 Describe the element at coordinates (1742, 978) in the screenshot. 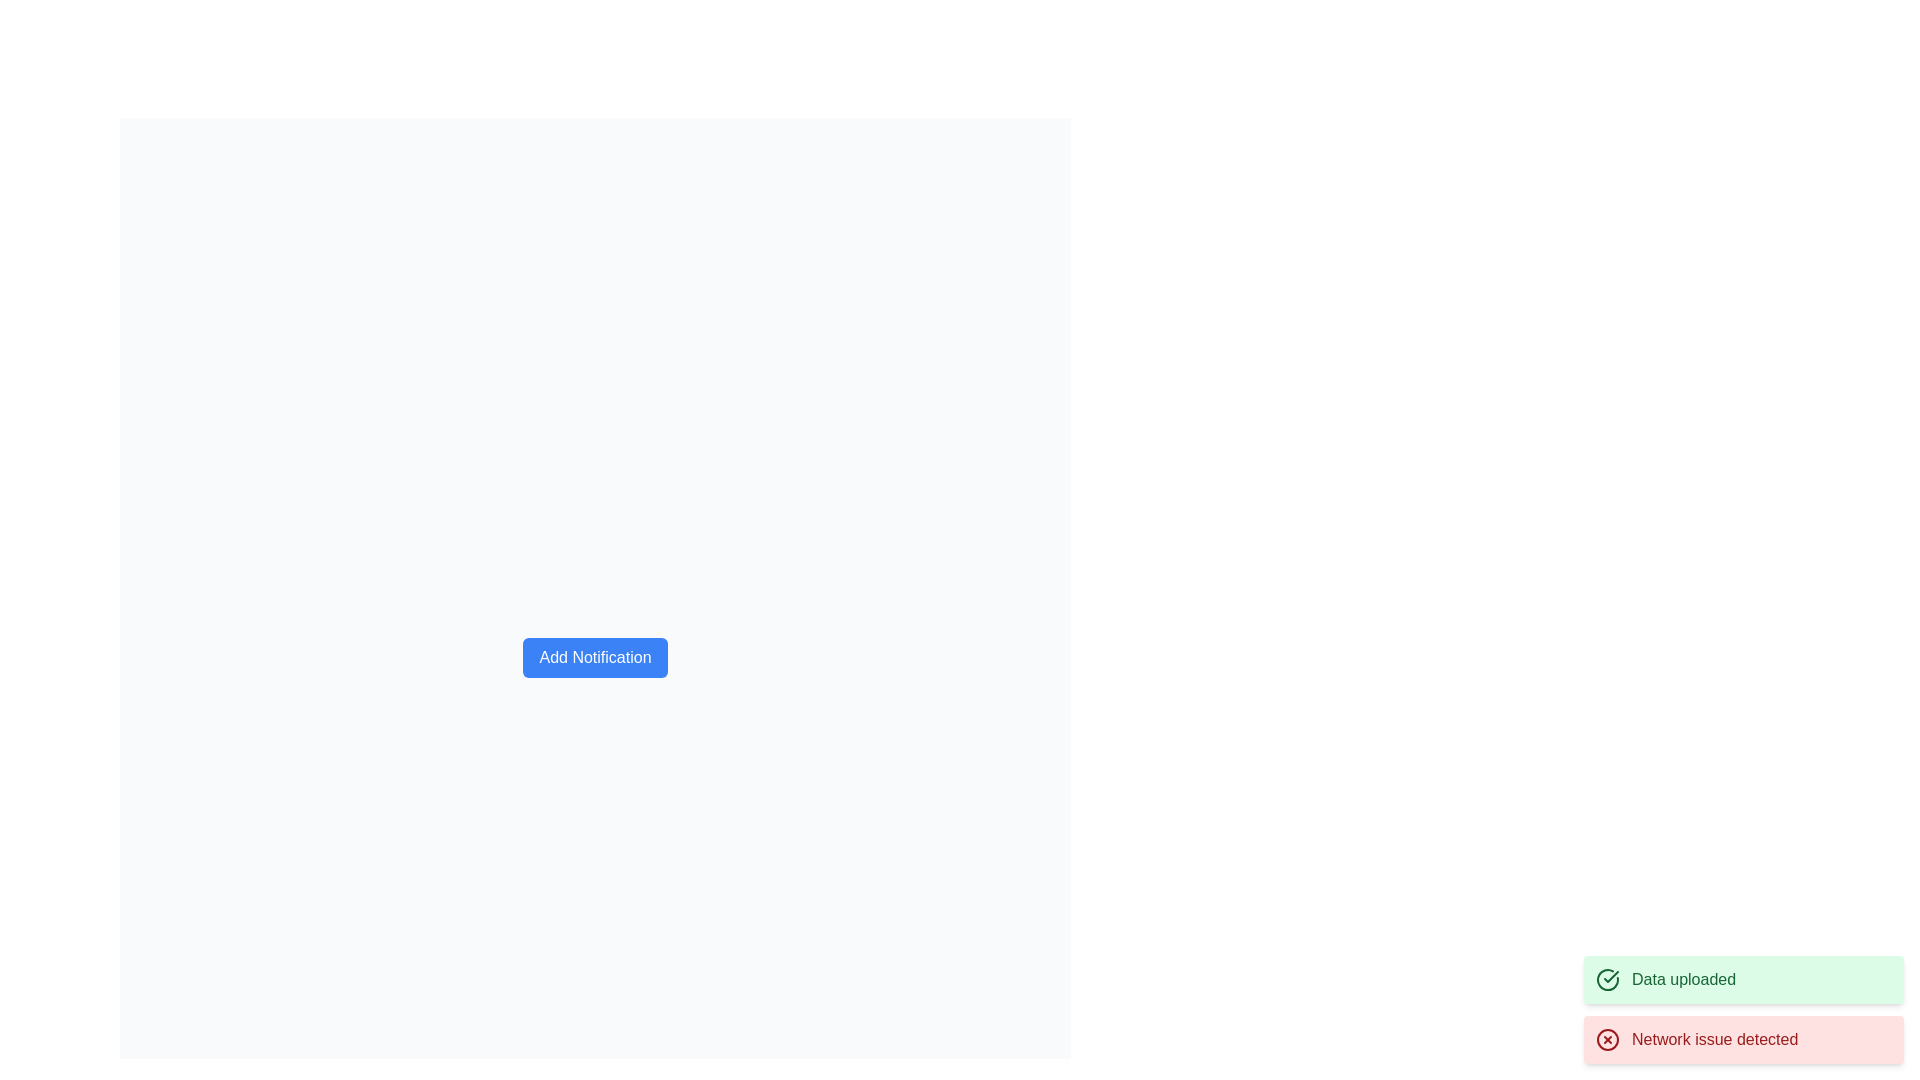

I see `the static notification banner that indicates the successful completion of a data upload process, located at the bottom-right corner of the interface` at that location.